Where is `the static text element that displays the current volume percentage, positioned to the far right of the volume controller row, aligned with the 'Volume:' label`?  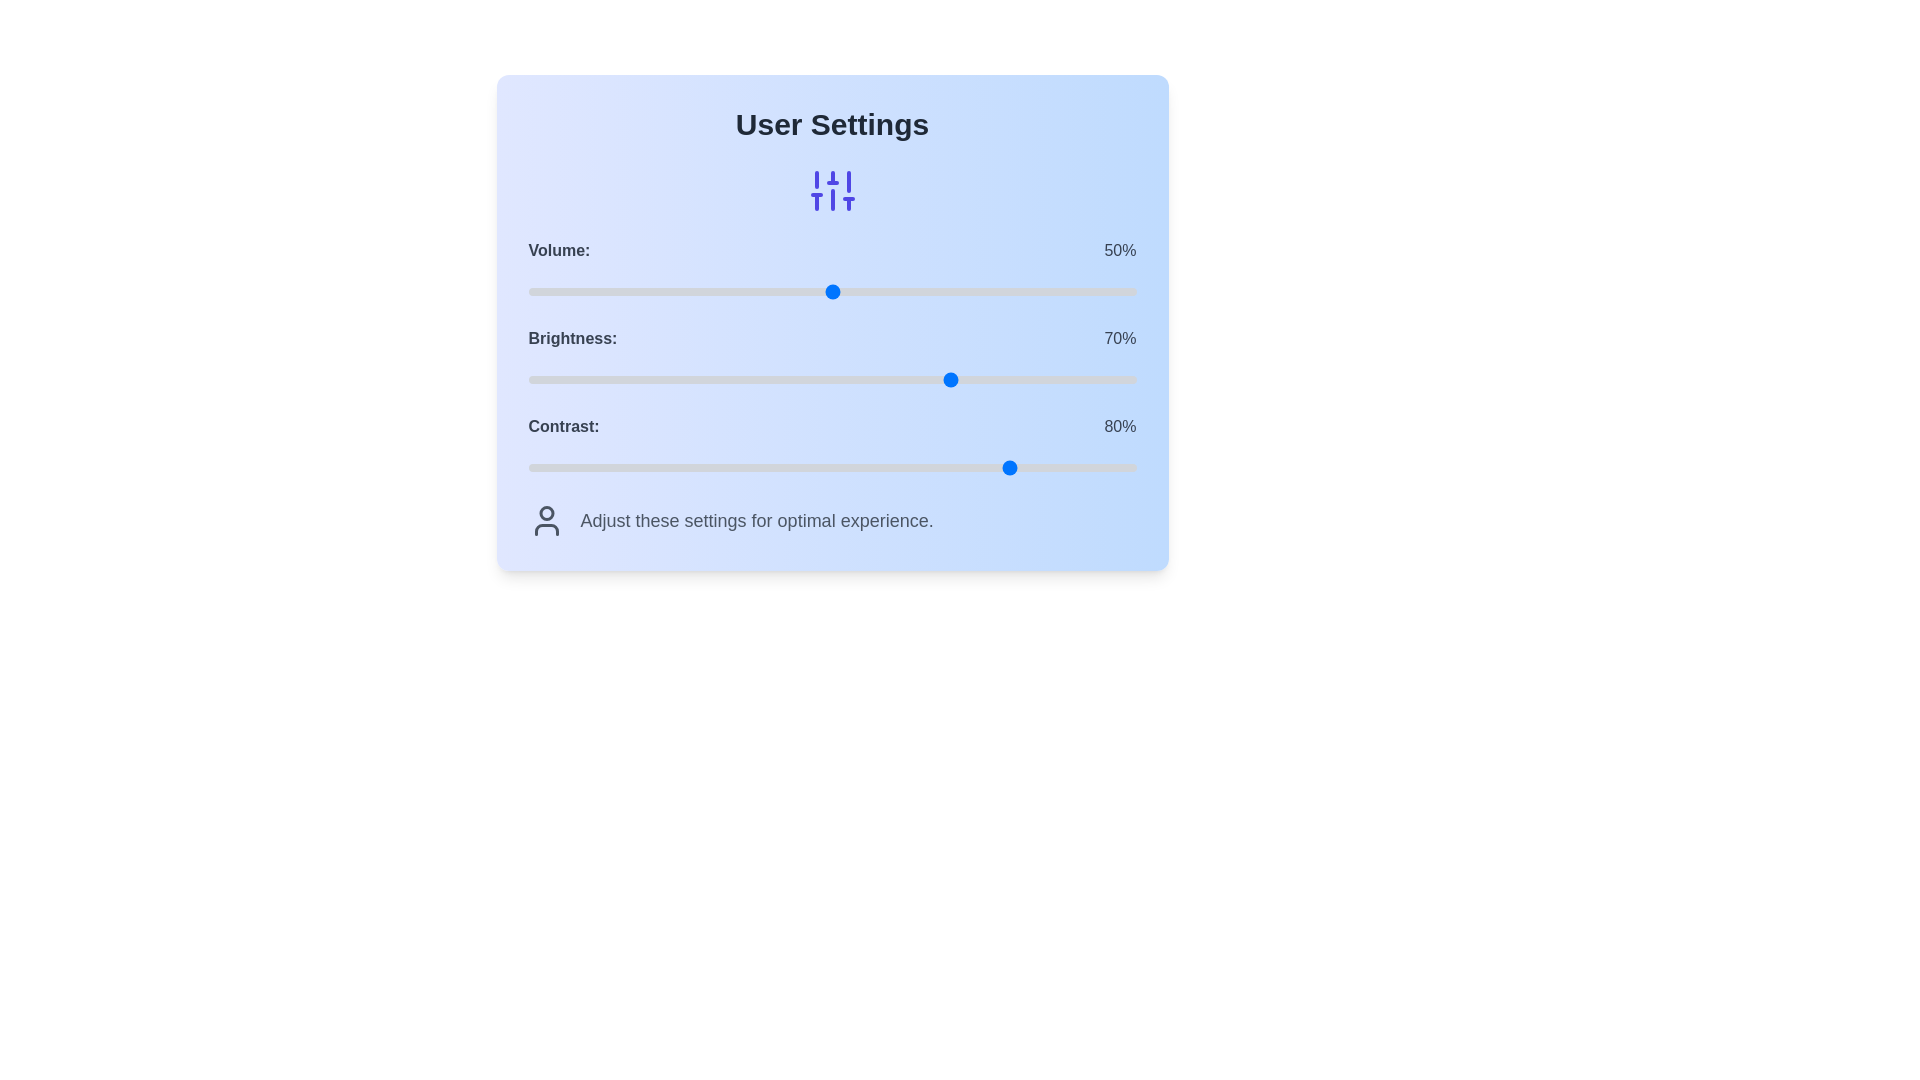
the static text element that displays the current volume percentage, positioned to the far right of the volume controller row, aligned with the 'Volume:' label is located at coordinates (1120, 249).